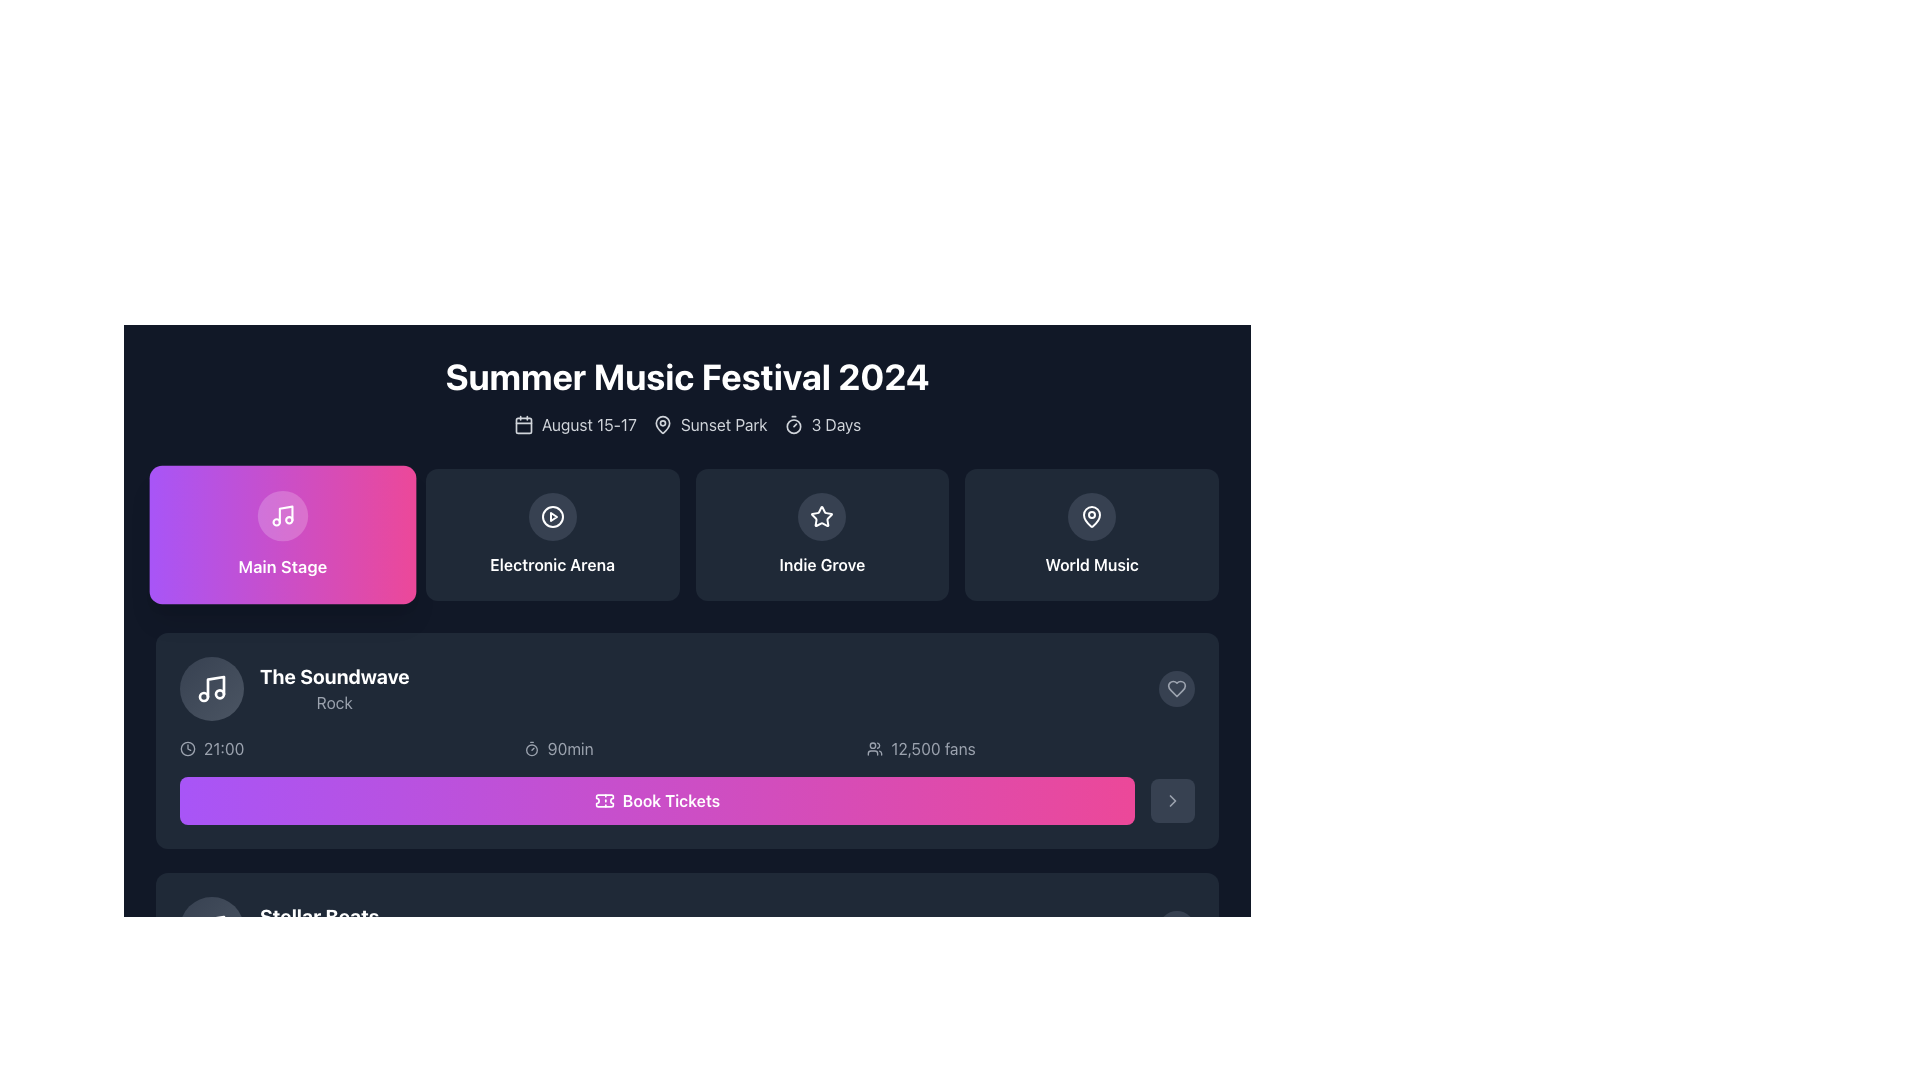 Image resolution: width=1920 pixels, height=1080 pixels. I want to click on the circular clock icon located just to the left of the text '21:00' in the 'The Soundwave' section, so click(187, 748).